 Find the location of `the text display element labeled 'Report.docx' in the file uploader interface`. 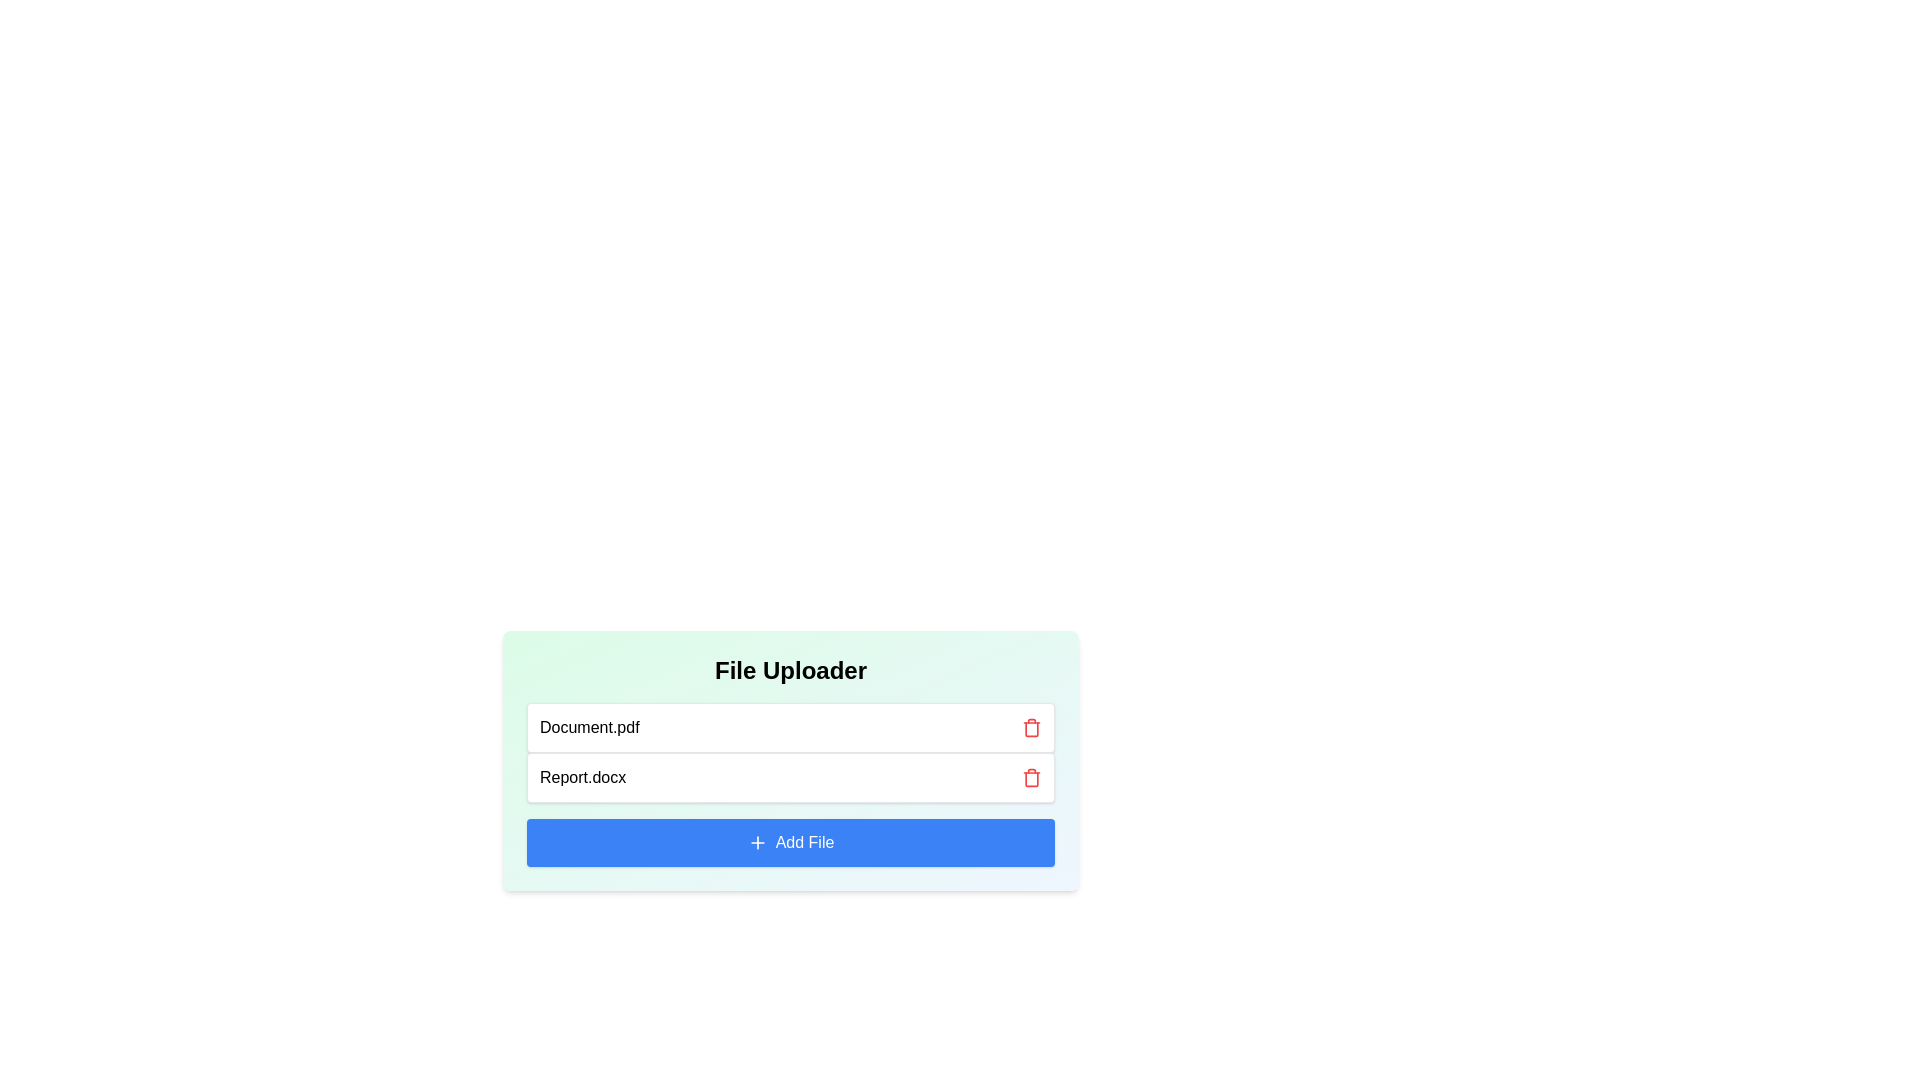

the text display element labeled 'Report.docx' in the file uploader interface is located at coordinates (581, 777).